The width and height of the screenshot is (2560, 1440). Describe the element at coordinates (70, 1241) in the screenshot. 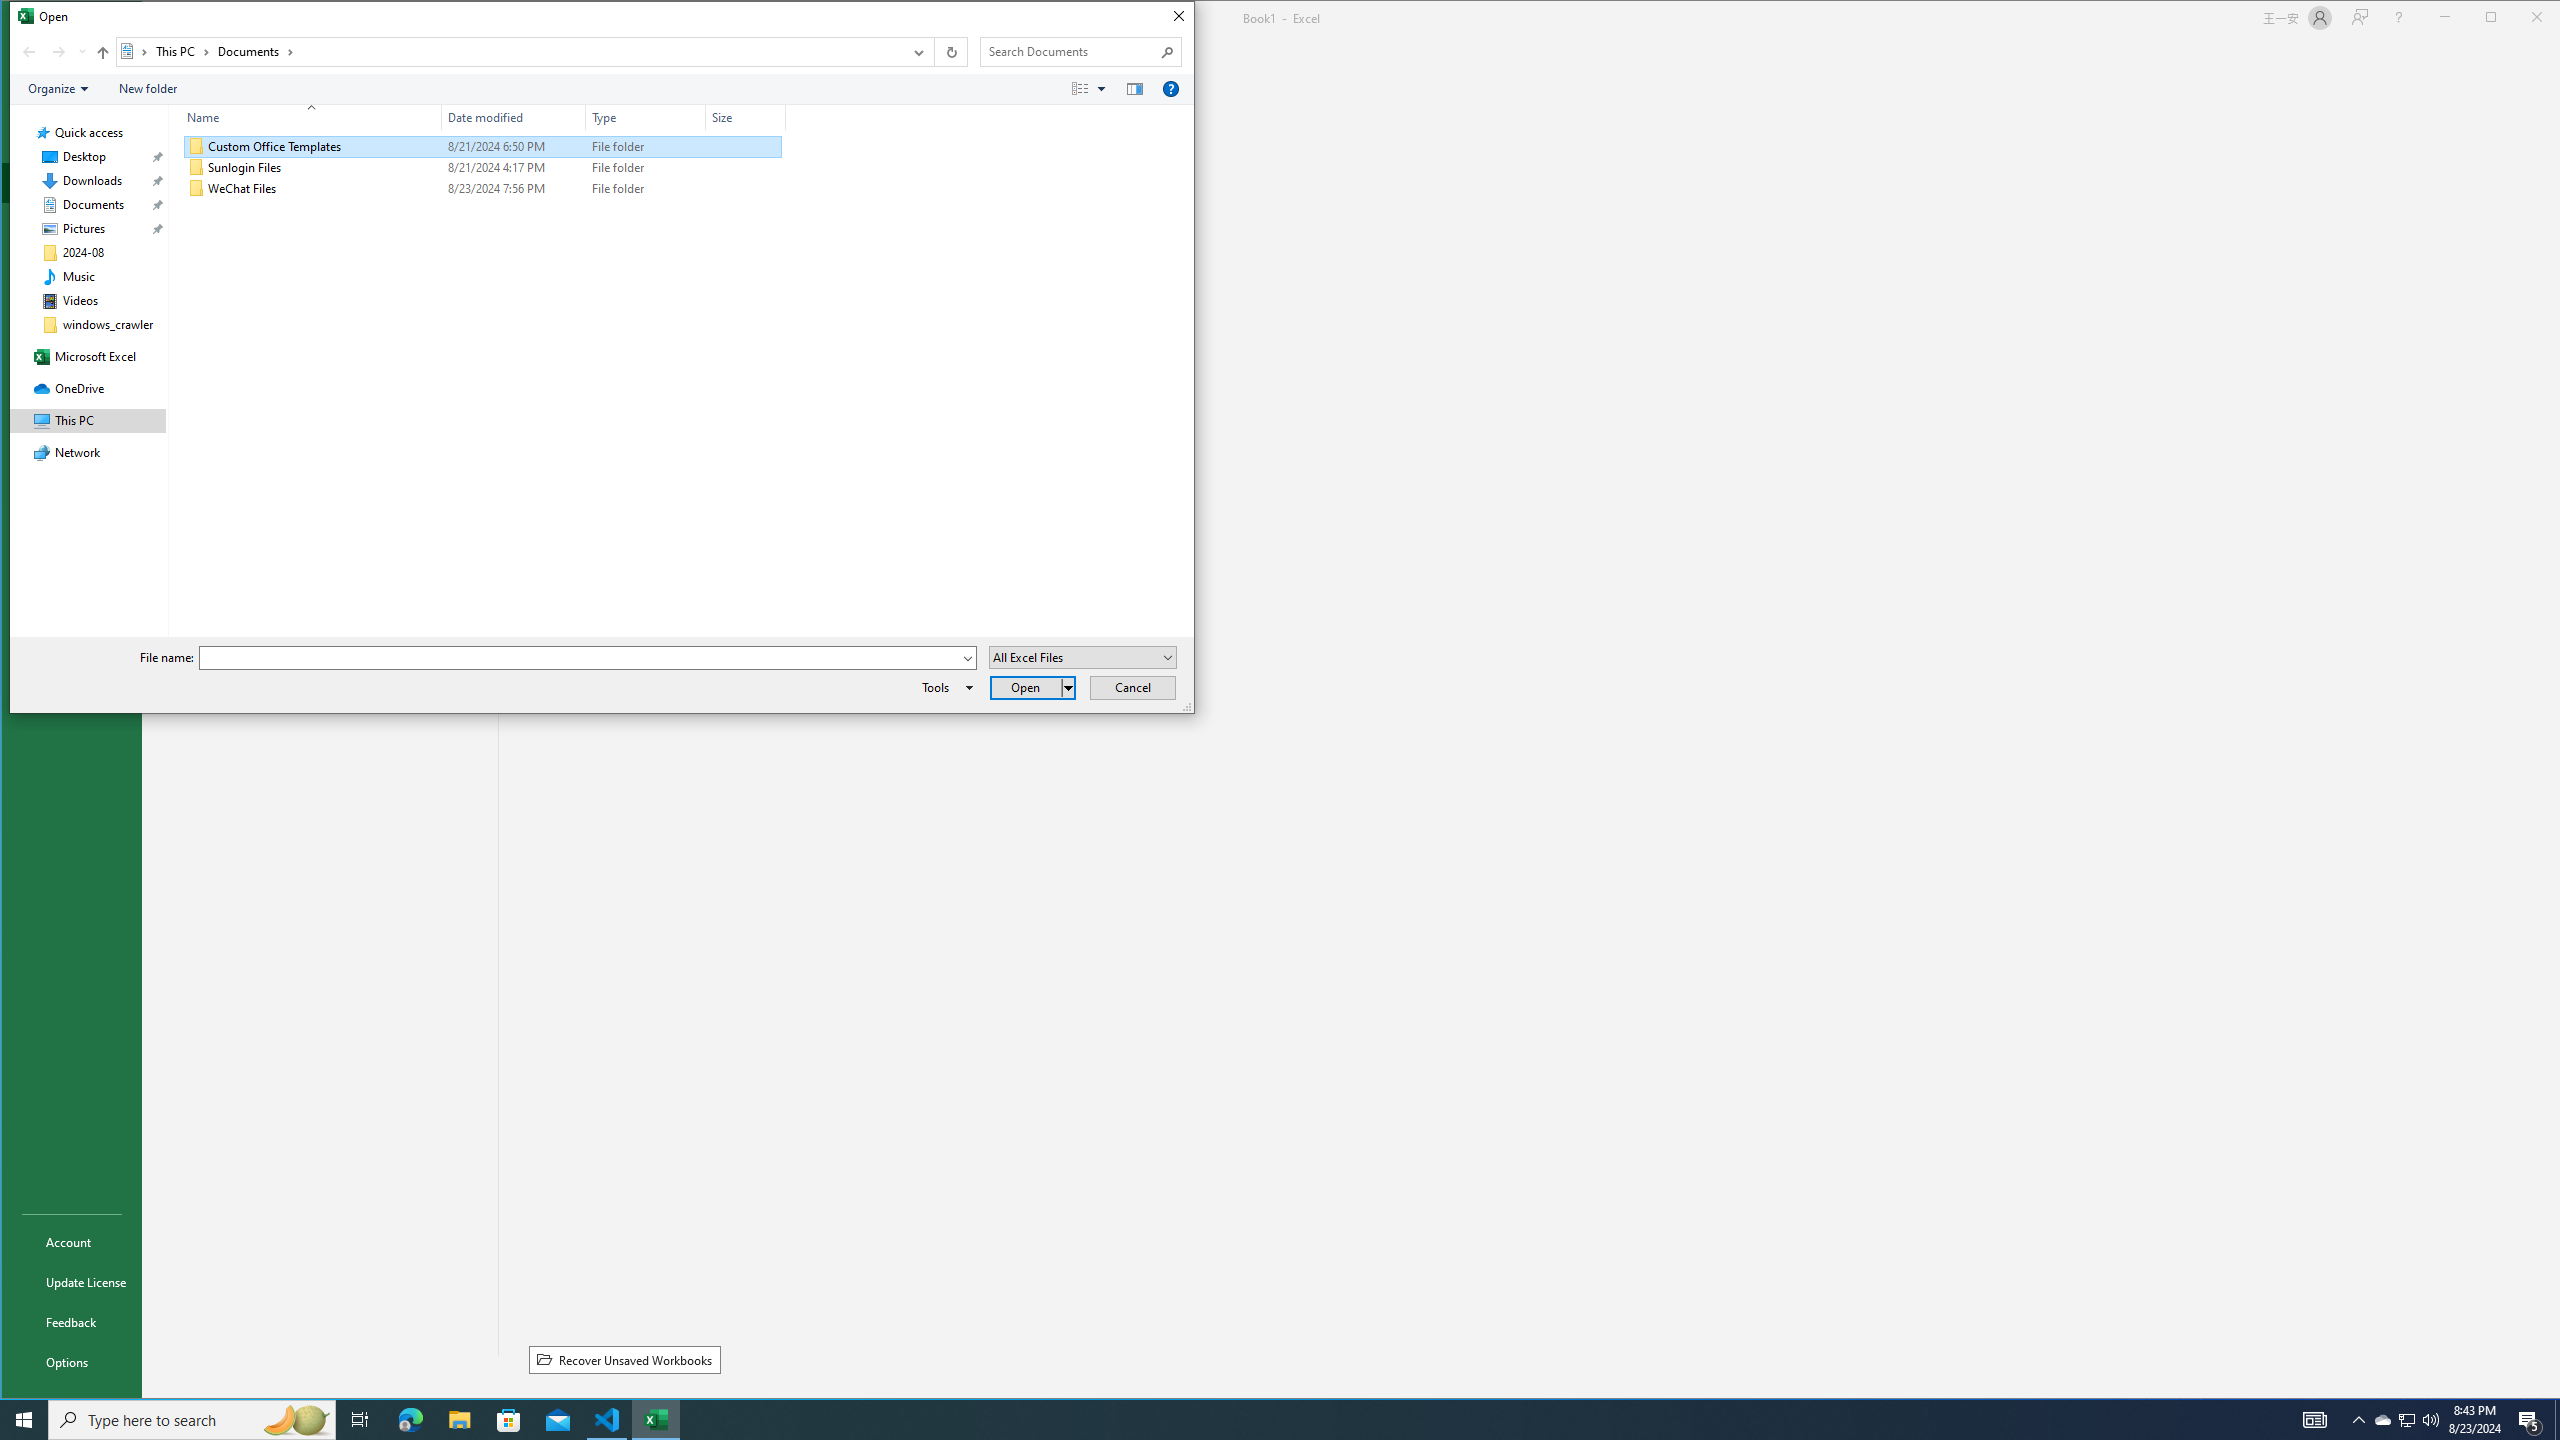

I see `'Account'` at that location.